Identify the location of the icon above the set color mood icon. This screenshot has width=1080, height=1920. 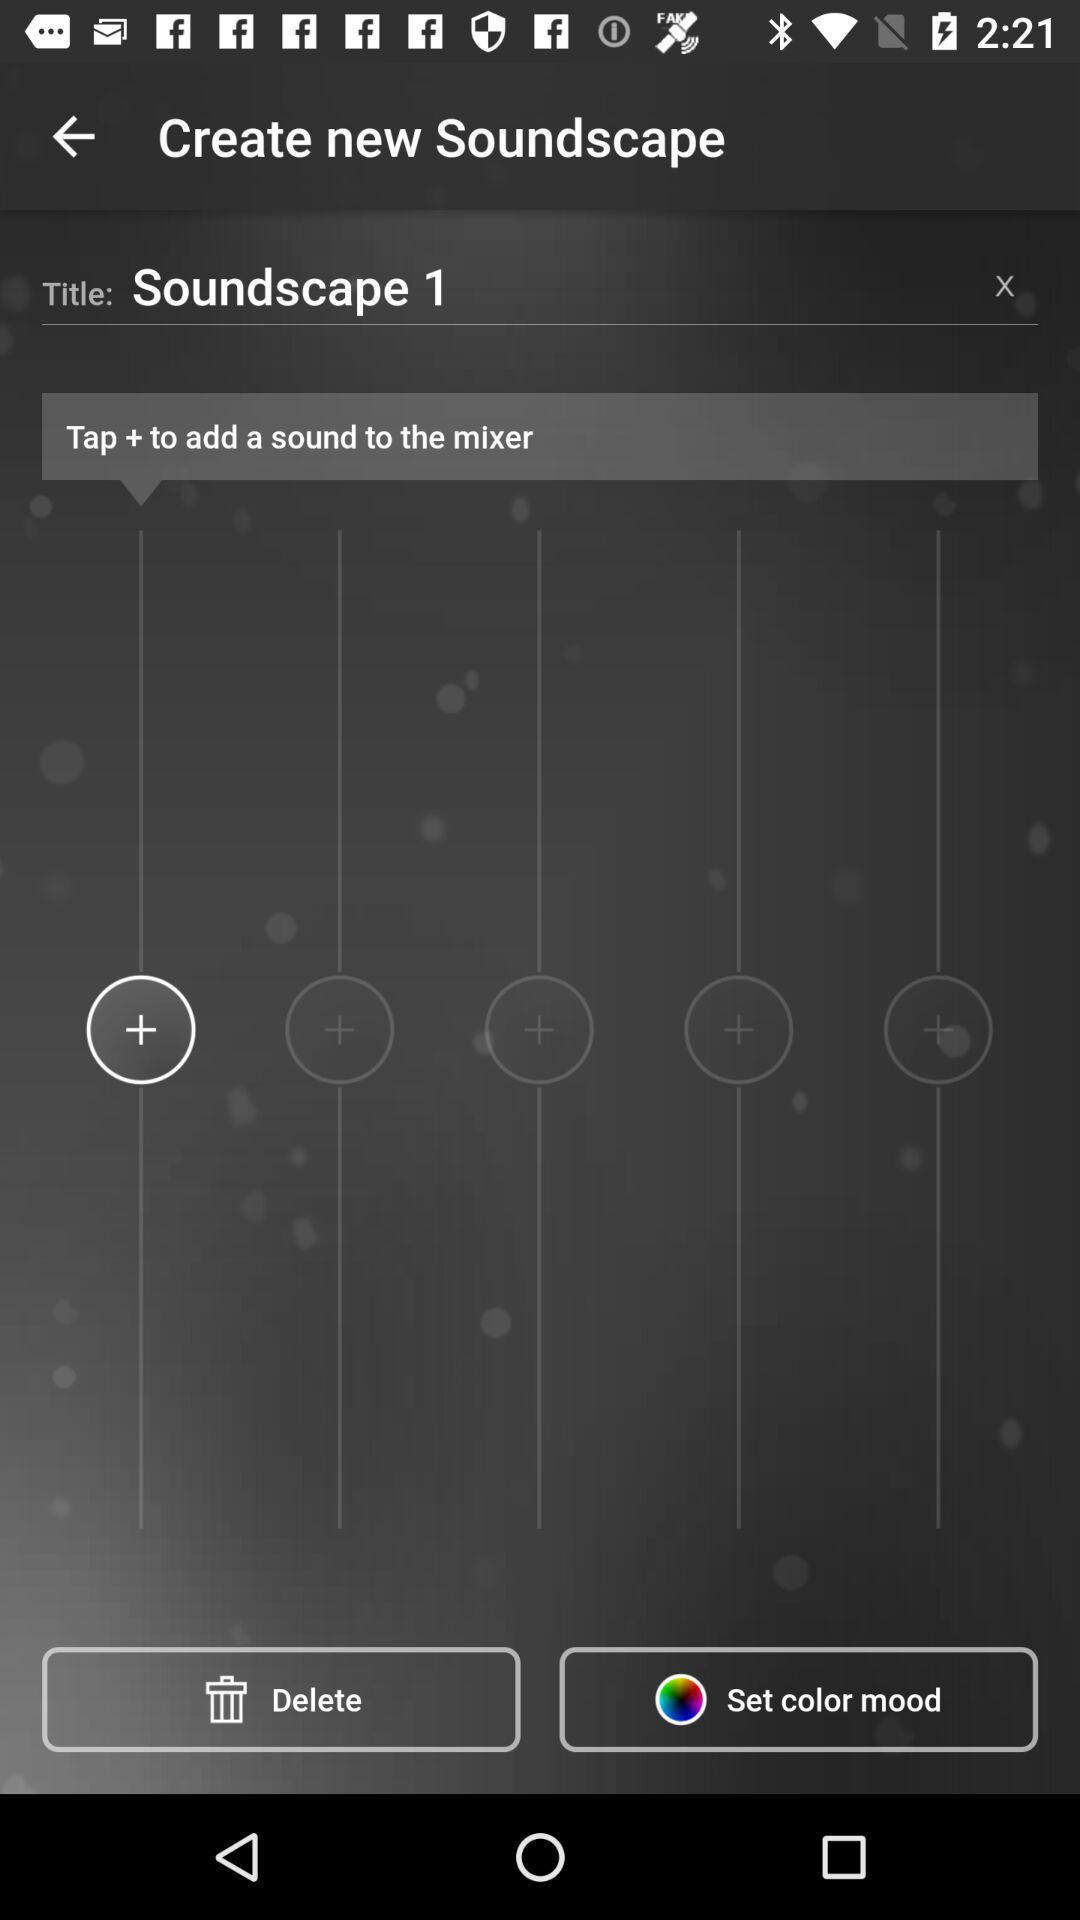
(738, 1029).